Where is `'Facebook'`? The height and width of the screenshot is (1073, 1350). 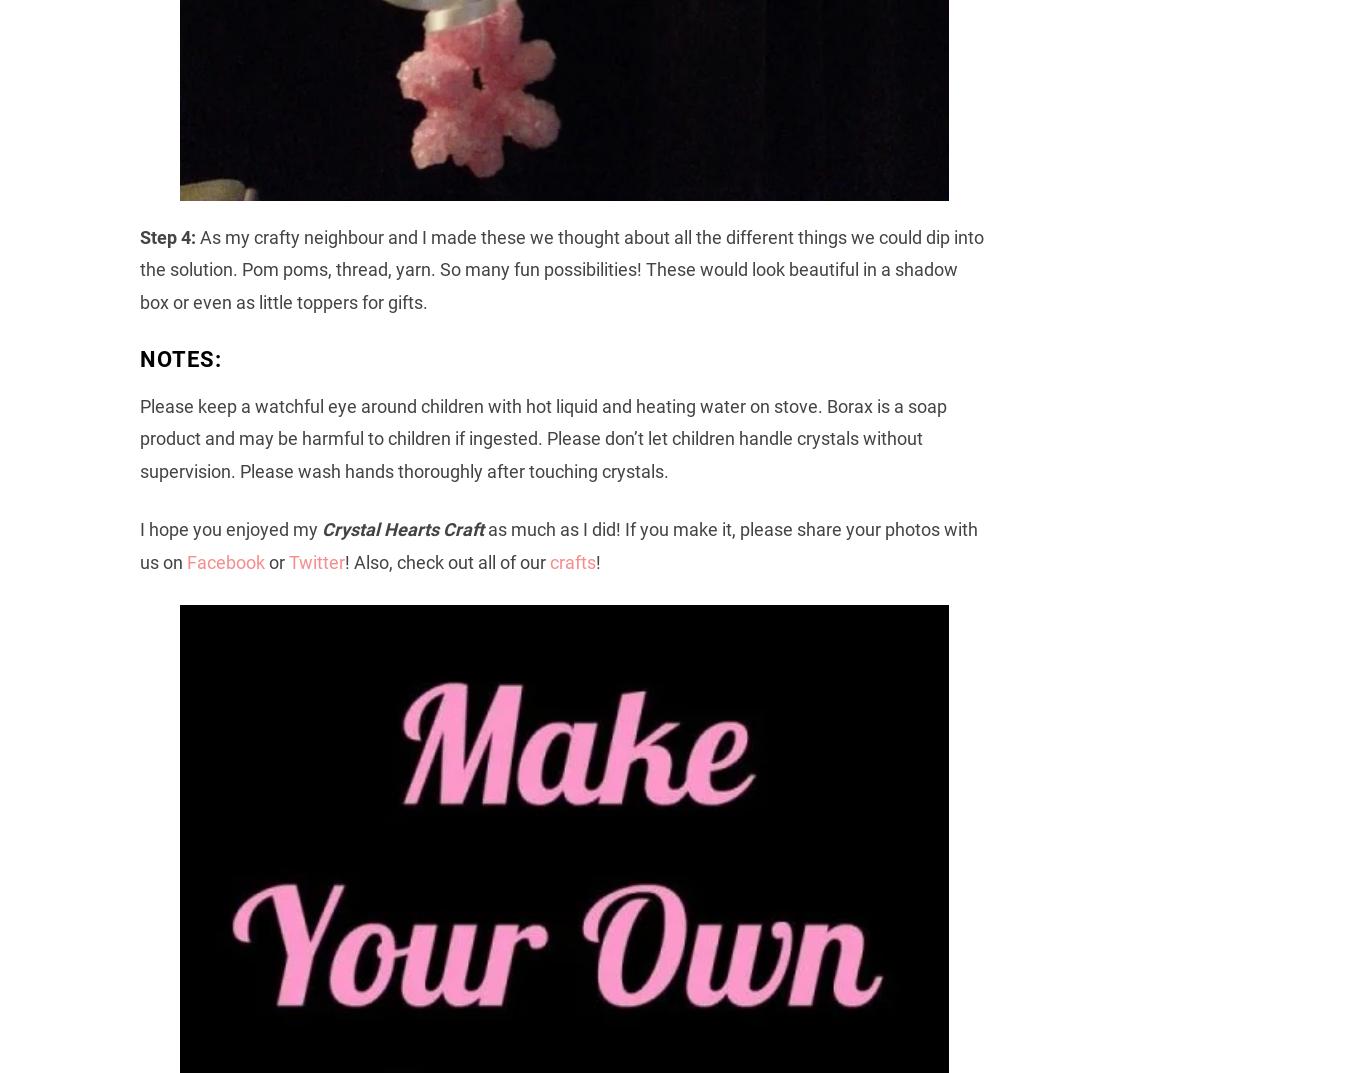
'Facebook' is located at coordinates (225, 561).